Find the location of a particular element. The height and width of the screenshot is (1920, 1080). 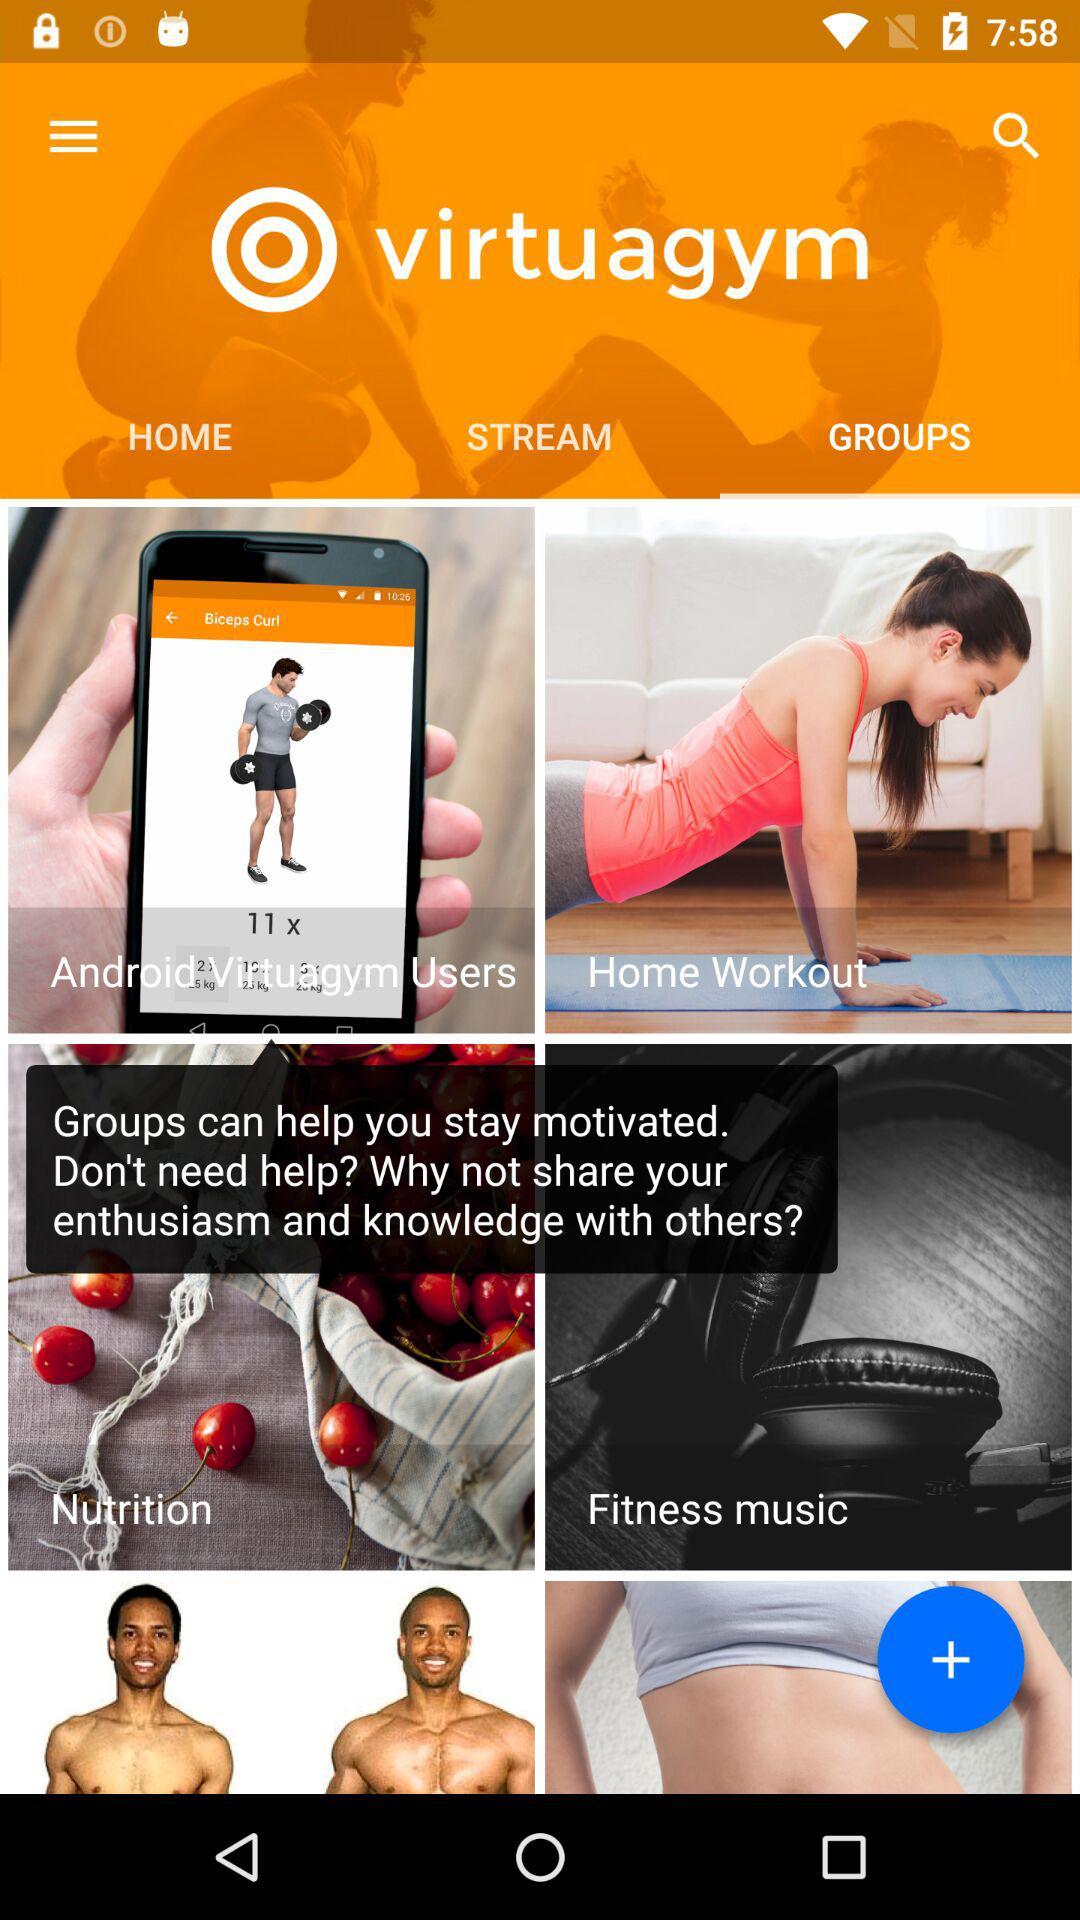

item above home icon is located at coordinates (72, 135).